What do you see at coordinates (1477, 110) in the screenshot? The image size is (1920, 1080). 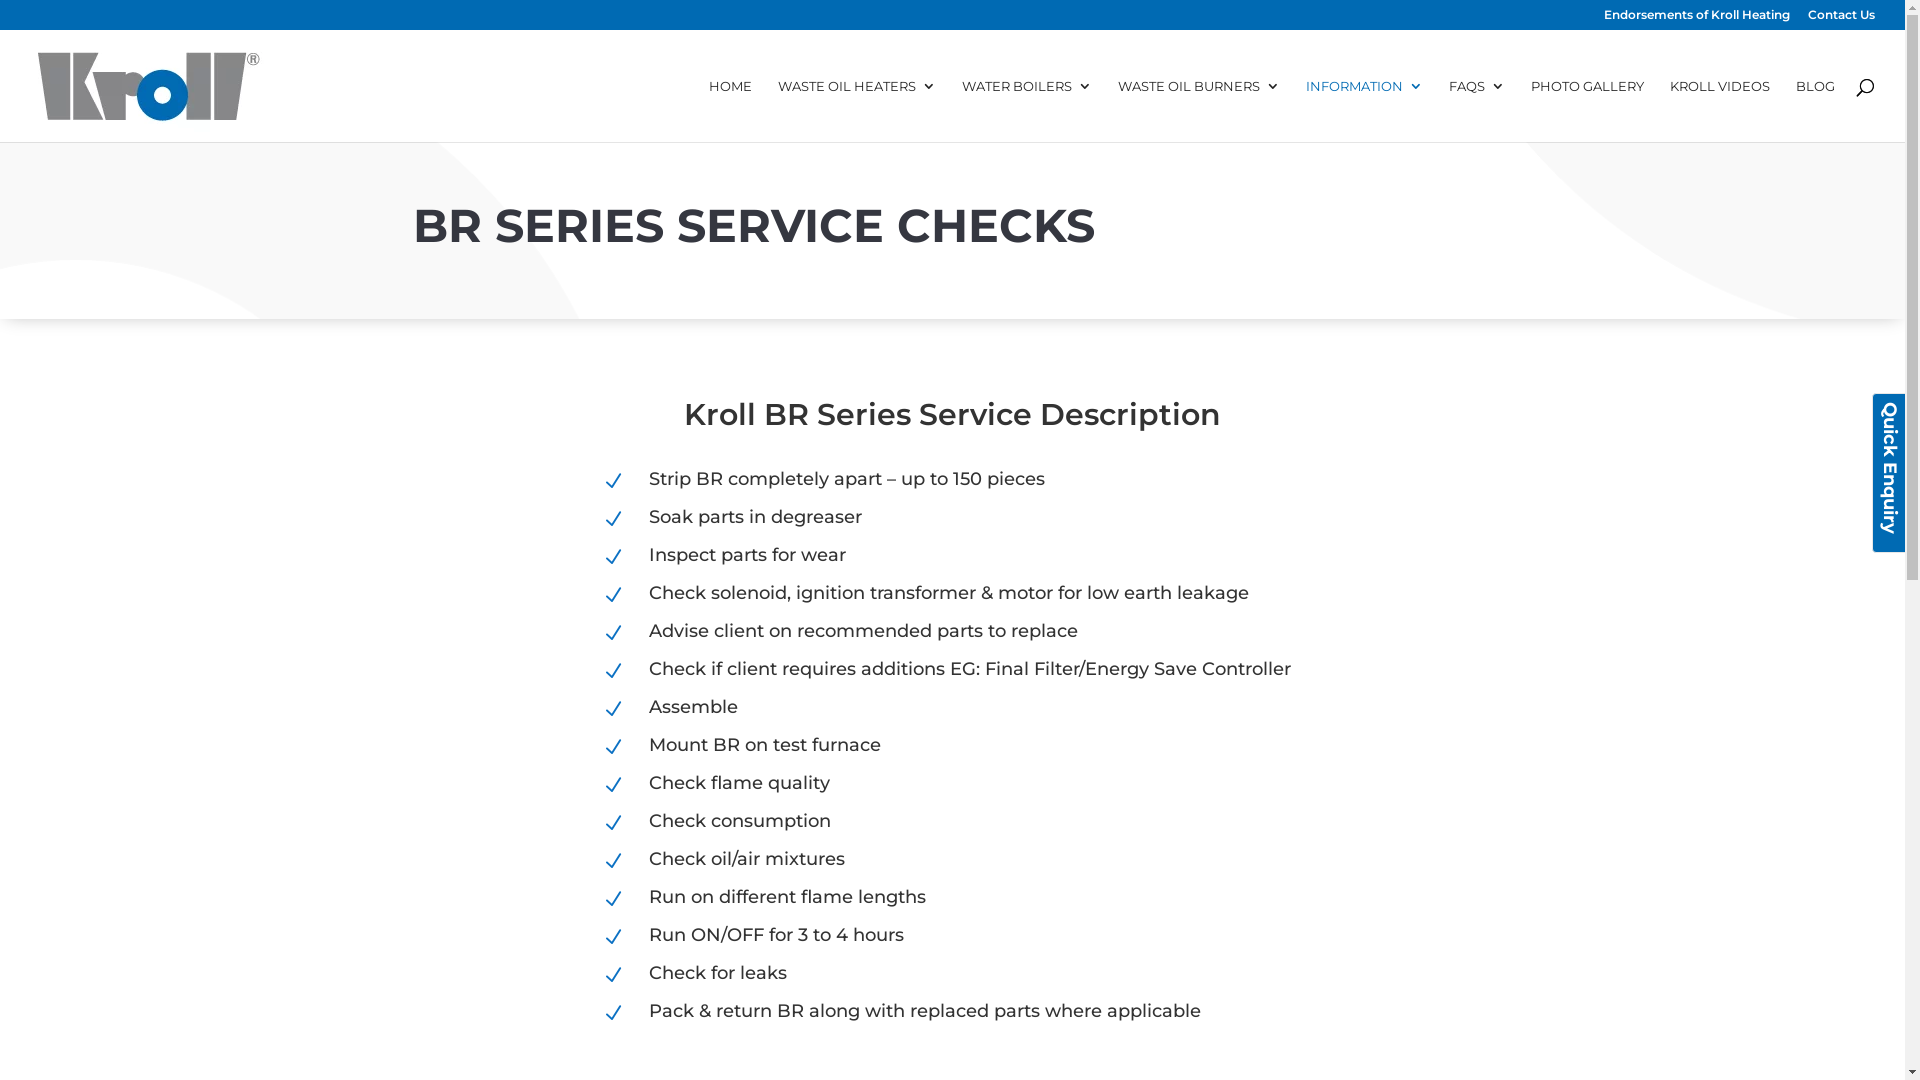 I see `'FAQS'` at bounding box center [1477, 110].